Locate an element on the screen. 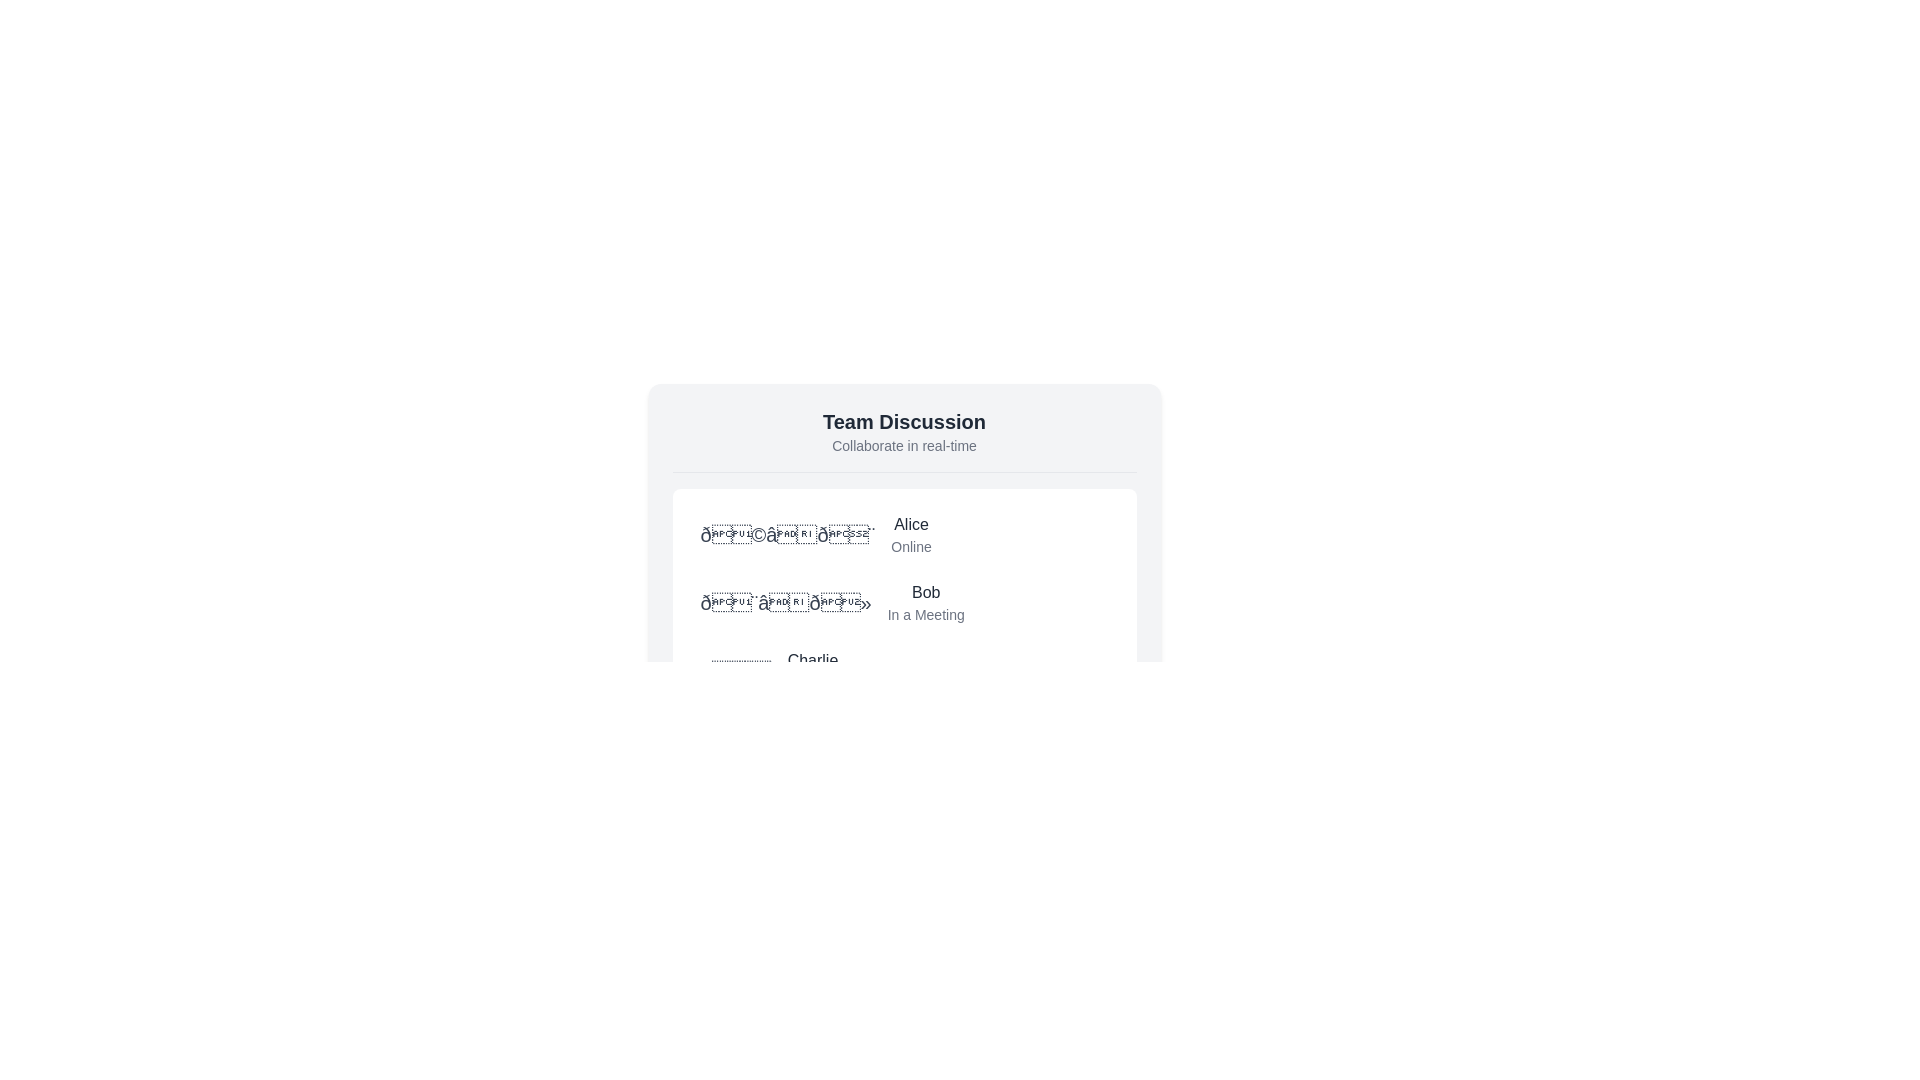 The width and height of the screenshot is (1920, 1080). the visual indicator and label for the user's status, which displays the user's name and current status in the collaboration tool, positioned above the user 'Bob' and below the title 'Team Discussion' is located at coordinates (903, 534).